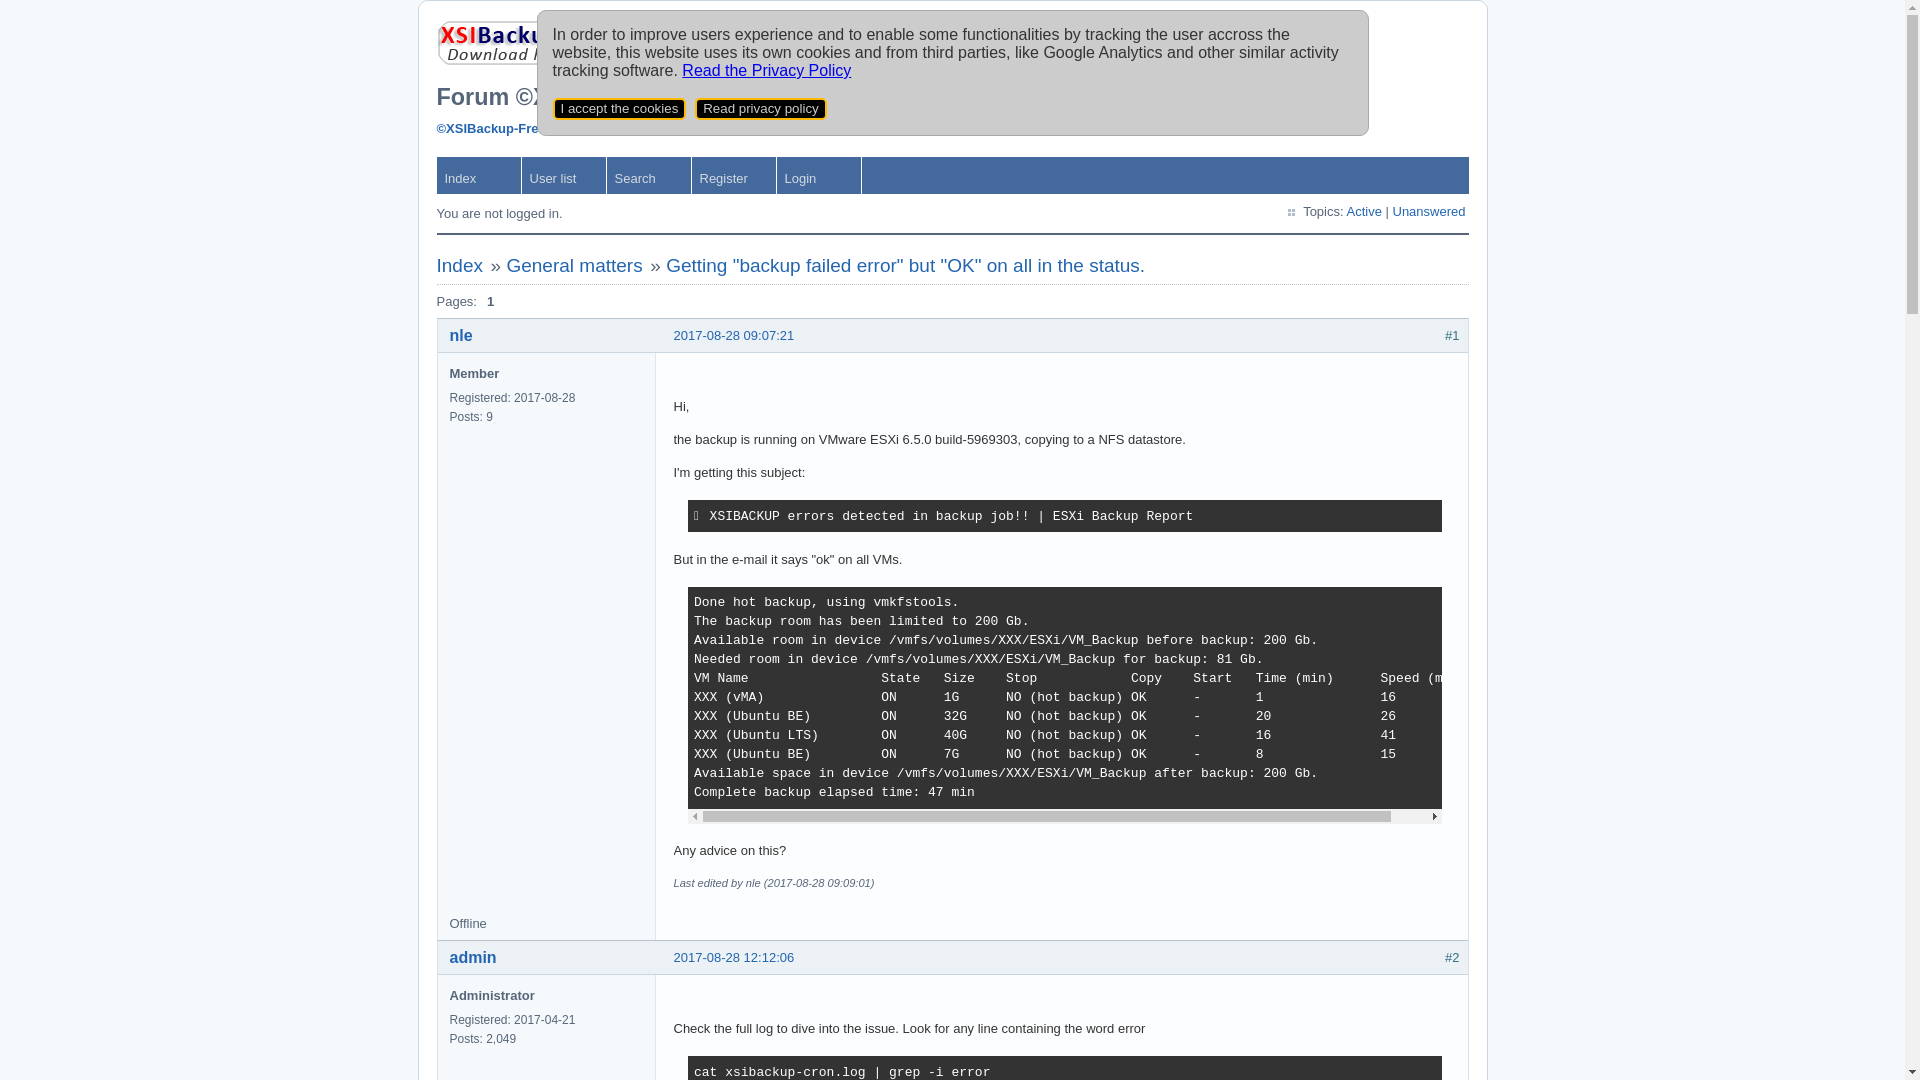 This screenshot has height=1080, width=1920. What do you see at coordinates (472, 956) in the screenshot?
I see `'admin'` at bounding box center [472, 956].